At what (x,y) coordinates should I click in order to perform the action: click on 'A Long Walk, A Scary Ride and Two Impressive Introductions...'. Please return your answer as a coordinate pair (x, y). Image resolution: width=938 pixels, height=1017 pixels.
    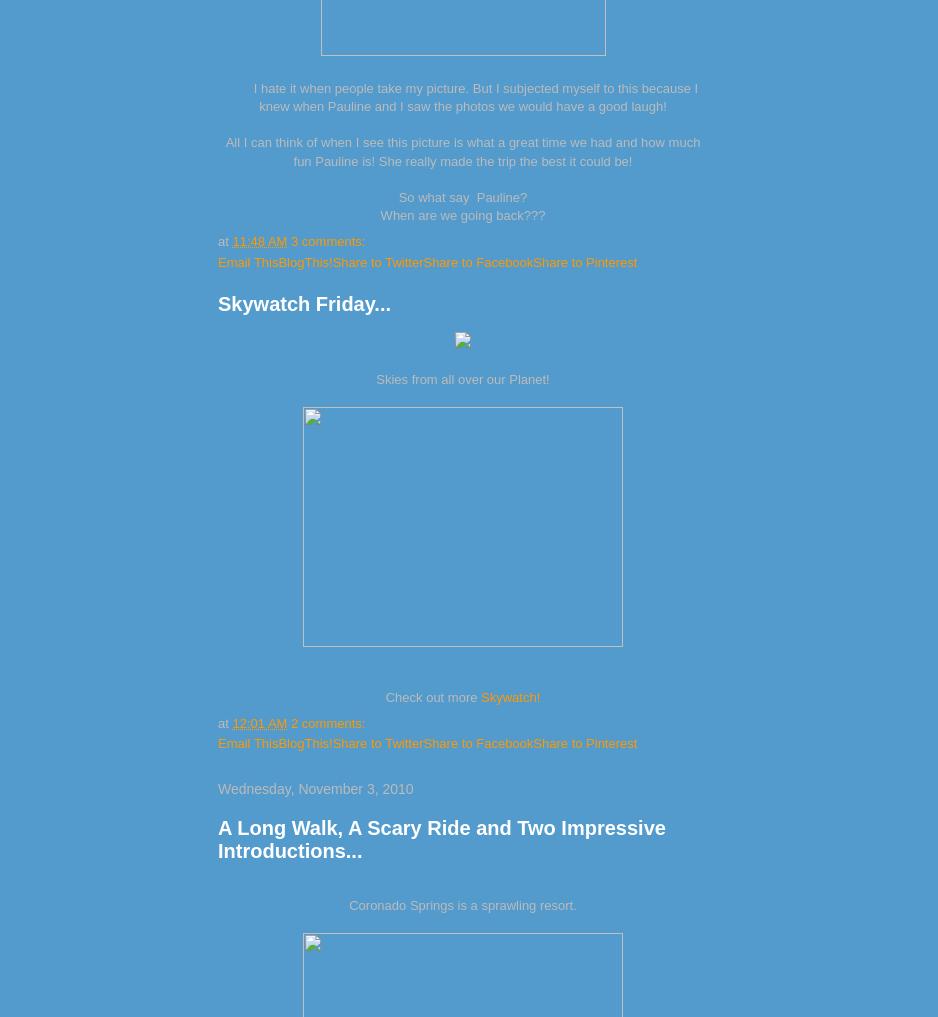
    Looking at the image, I should click on (217, 838).